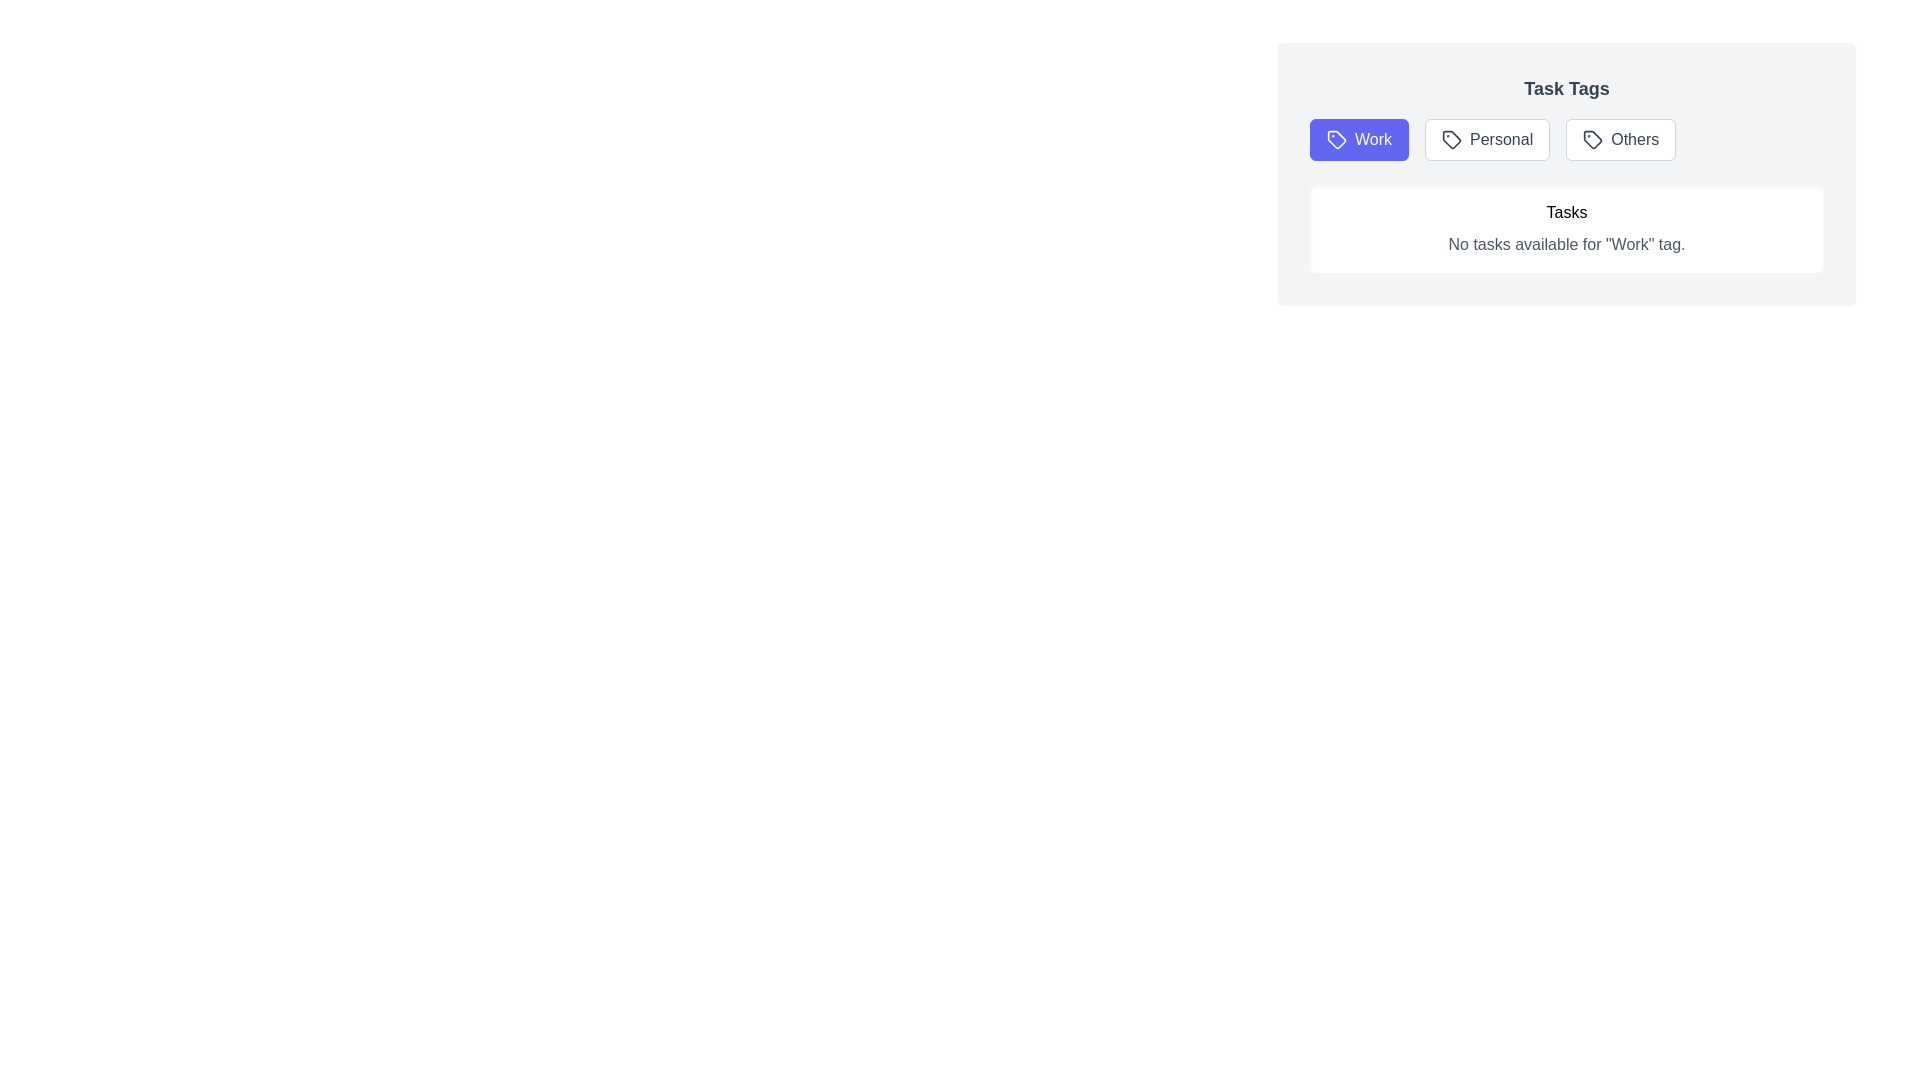  Describe the element at coordinates (1487, 138) in the screenshot. I see `the 'Personal' button in the 'Task Tags' section` at that location.